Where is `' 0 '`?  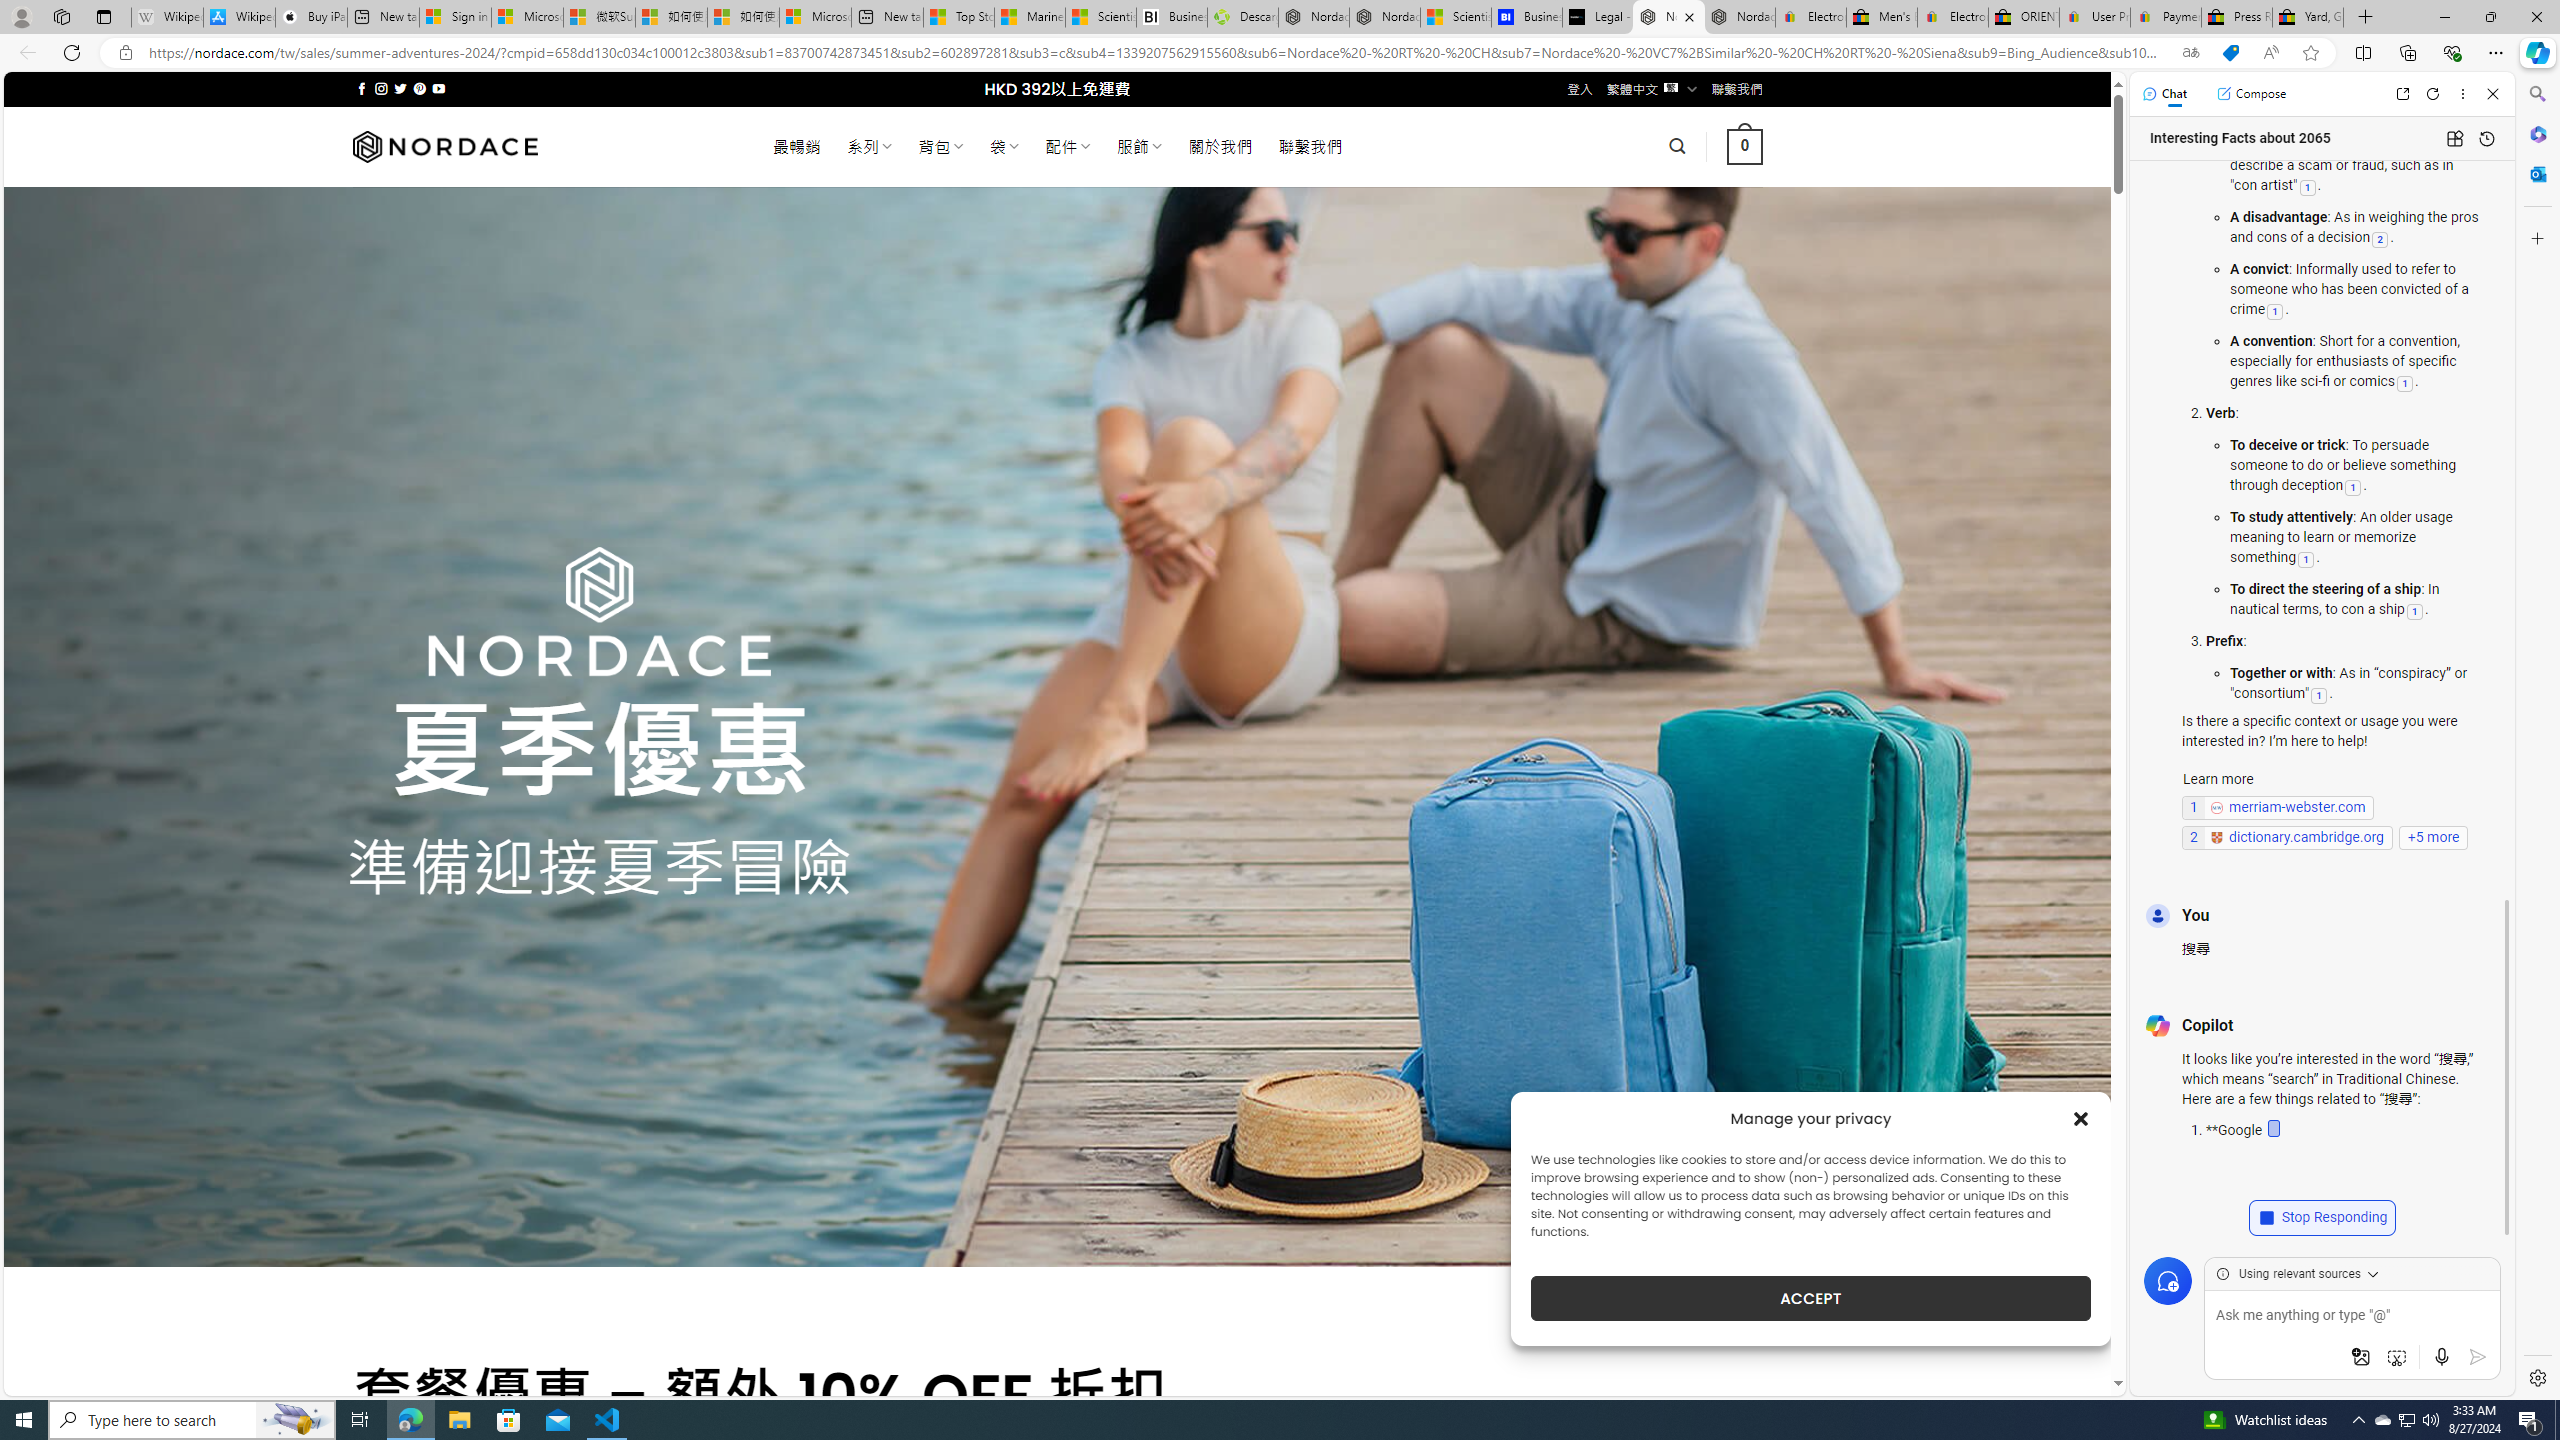
' 0 ' is located at coordinates (1744, 145).